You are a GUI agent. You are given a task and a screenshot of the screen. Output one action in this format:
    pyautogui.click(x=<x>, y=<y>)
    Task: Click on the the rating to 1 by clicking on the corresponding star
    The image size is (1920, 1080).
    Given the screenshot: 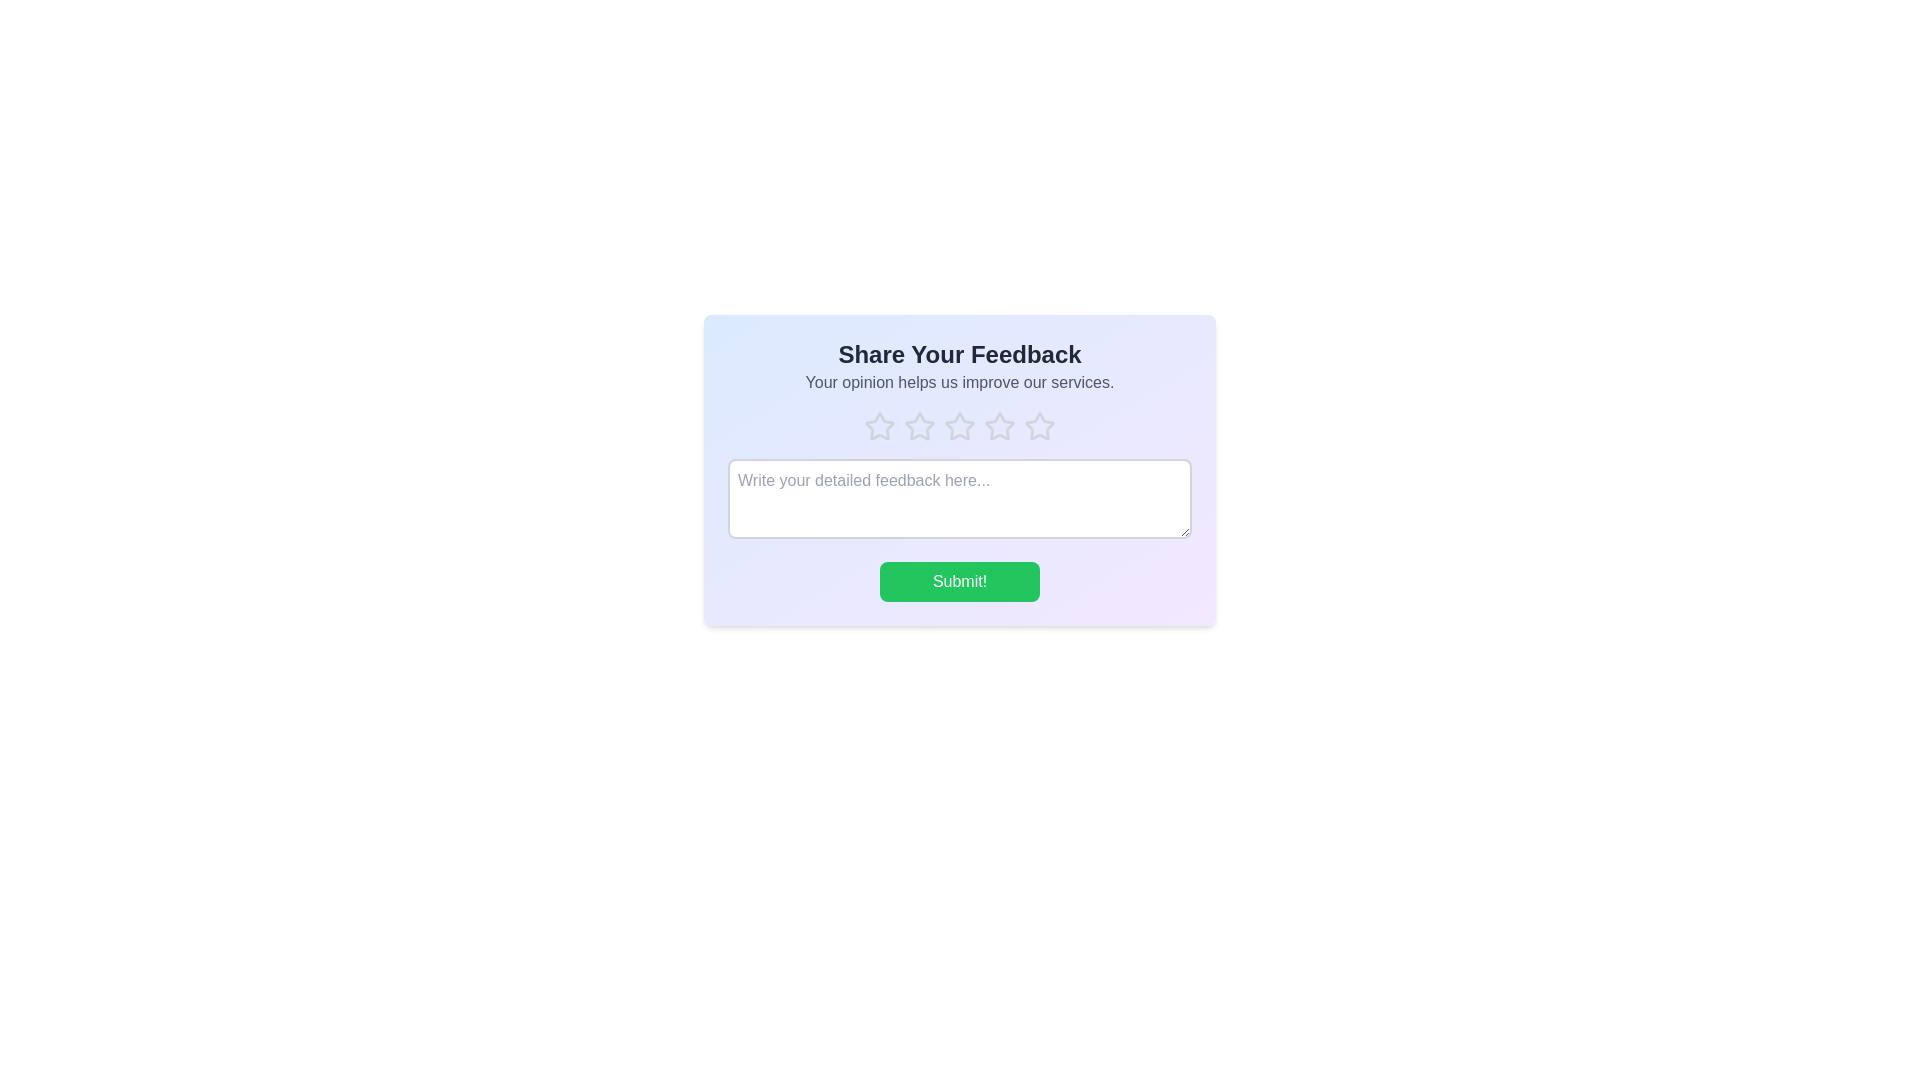 What is the action you would take?
    pyautogui.click(x=879, y=426)
    